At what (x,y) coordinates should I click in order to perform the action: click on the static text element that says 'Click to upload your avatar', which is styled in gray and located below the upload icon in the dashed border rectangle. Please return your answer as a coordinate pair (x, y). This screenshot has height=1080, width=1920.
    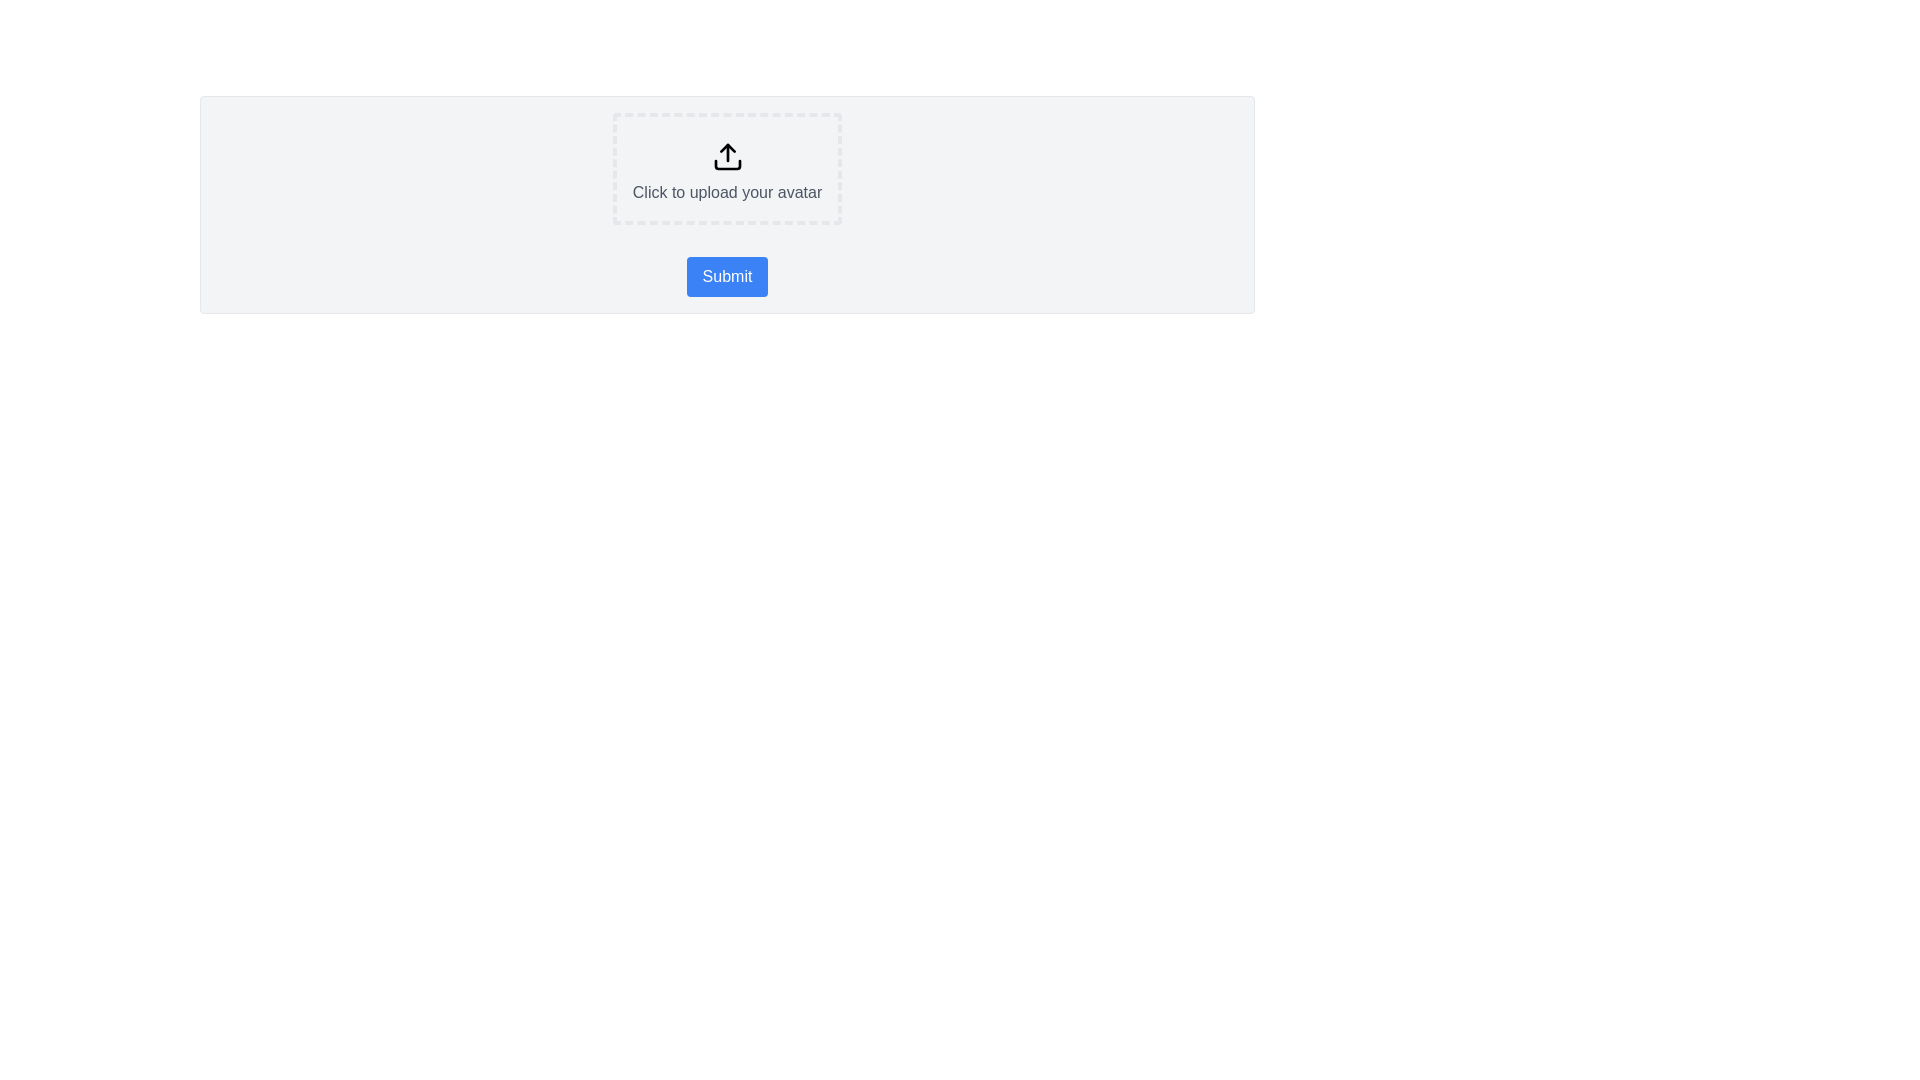
    Looking at the image, I should click on (726, 192).